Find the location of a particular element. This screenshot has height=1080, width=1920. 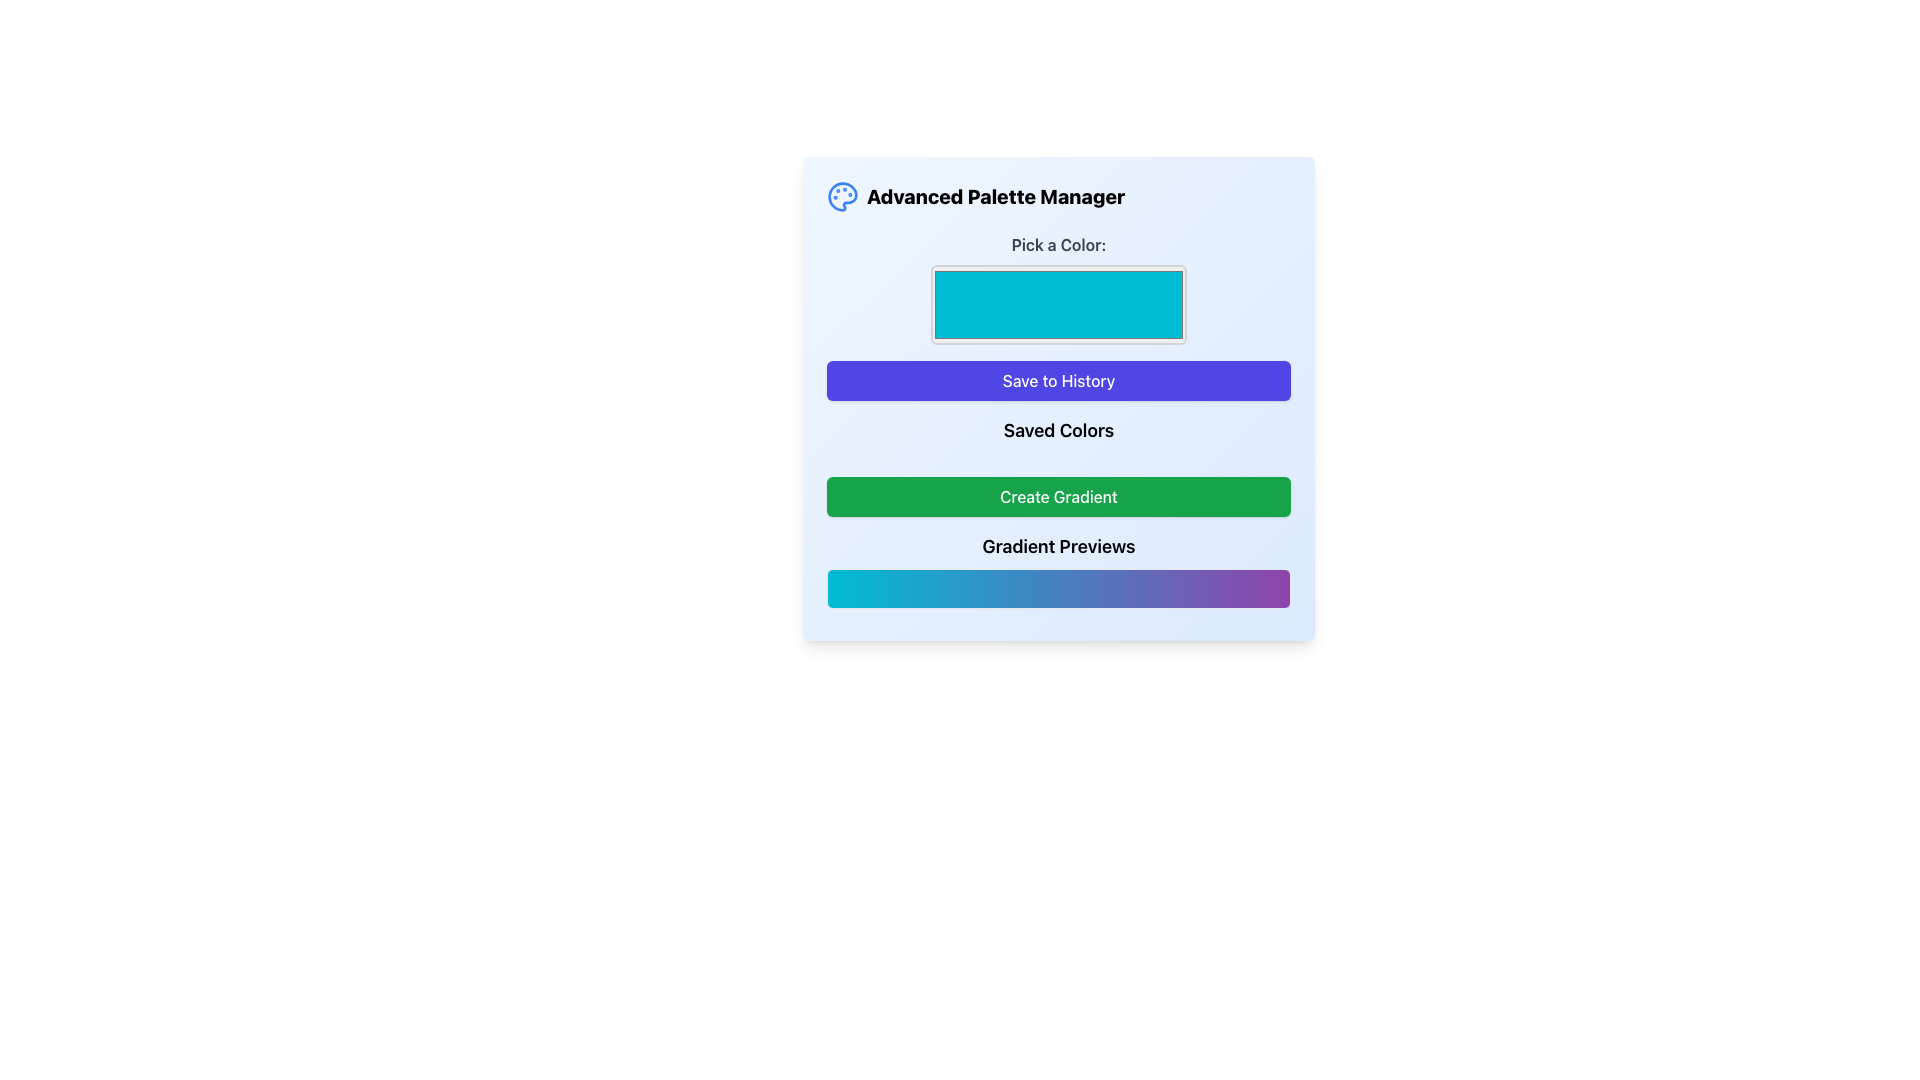

the 'Advanced Palette Manager' header text is located at coordinates (976, 196).